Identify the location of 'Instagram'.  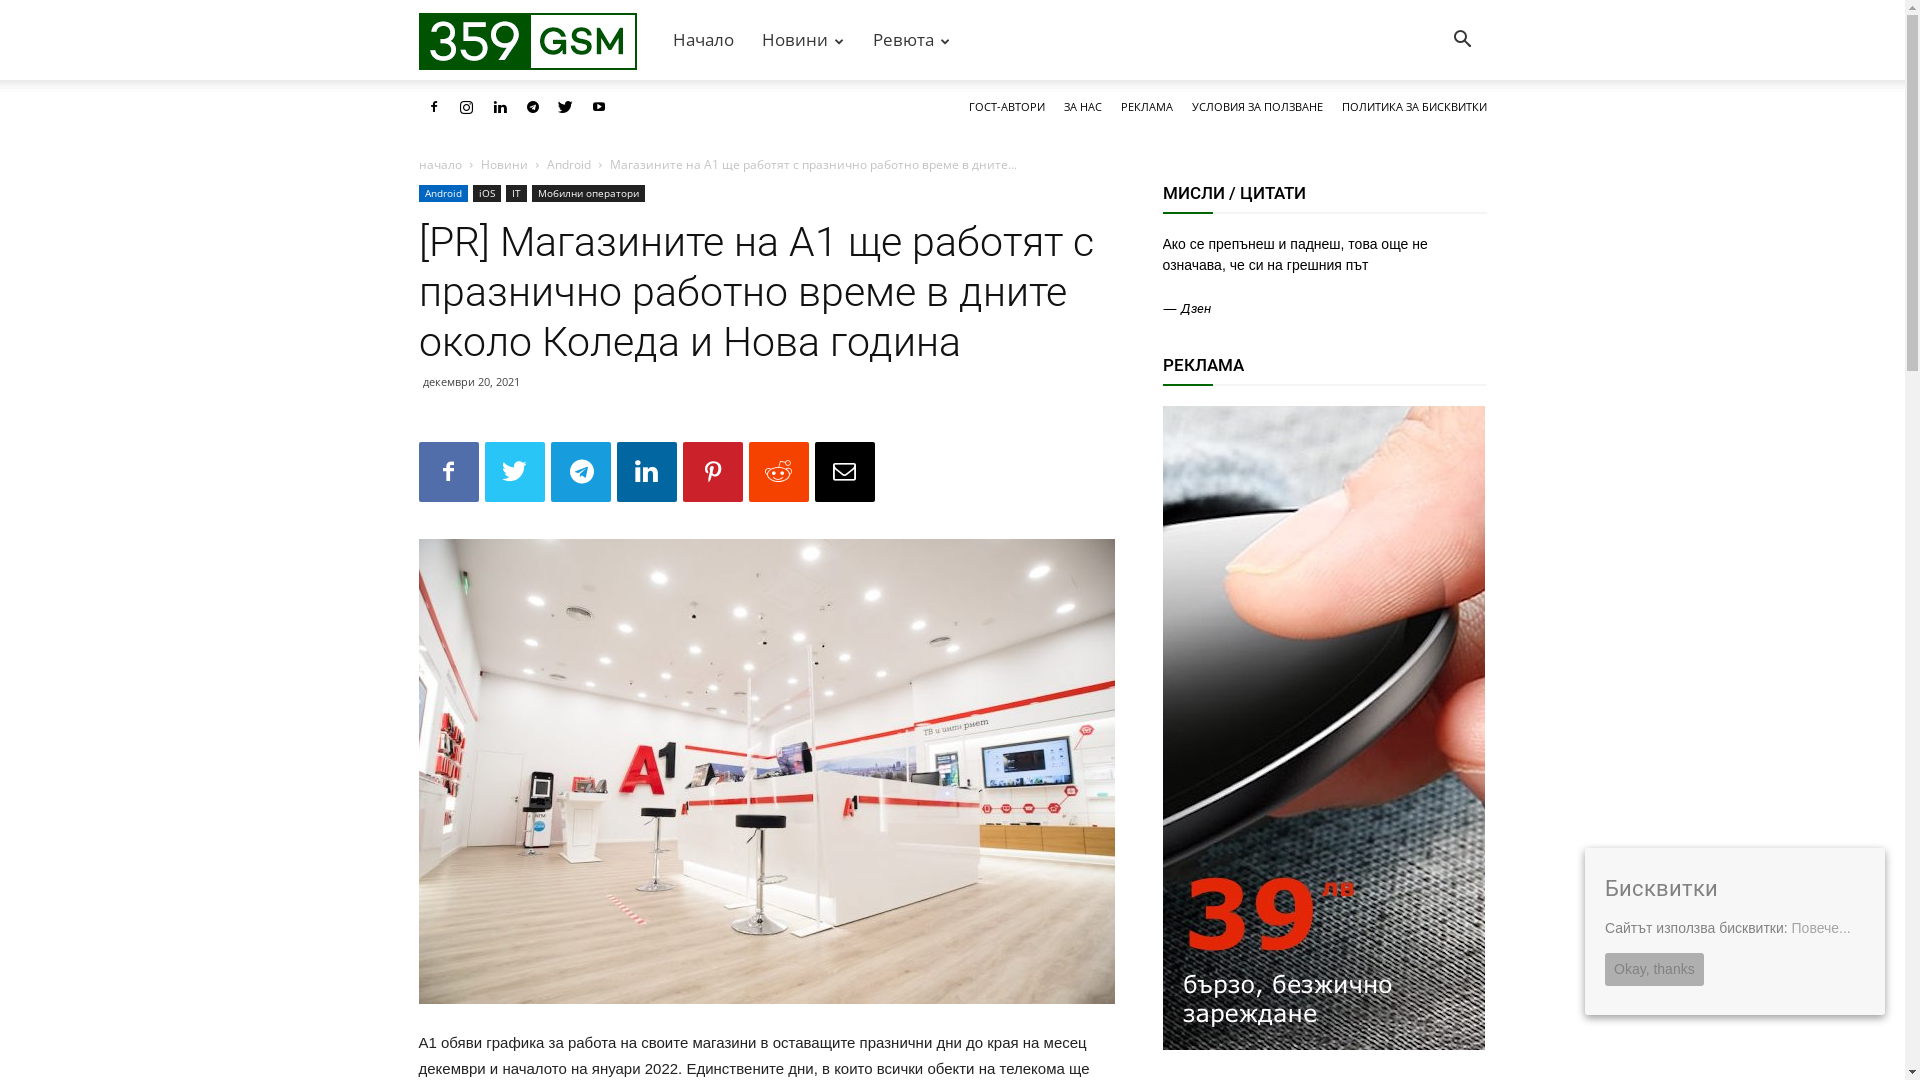
(450, 107).